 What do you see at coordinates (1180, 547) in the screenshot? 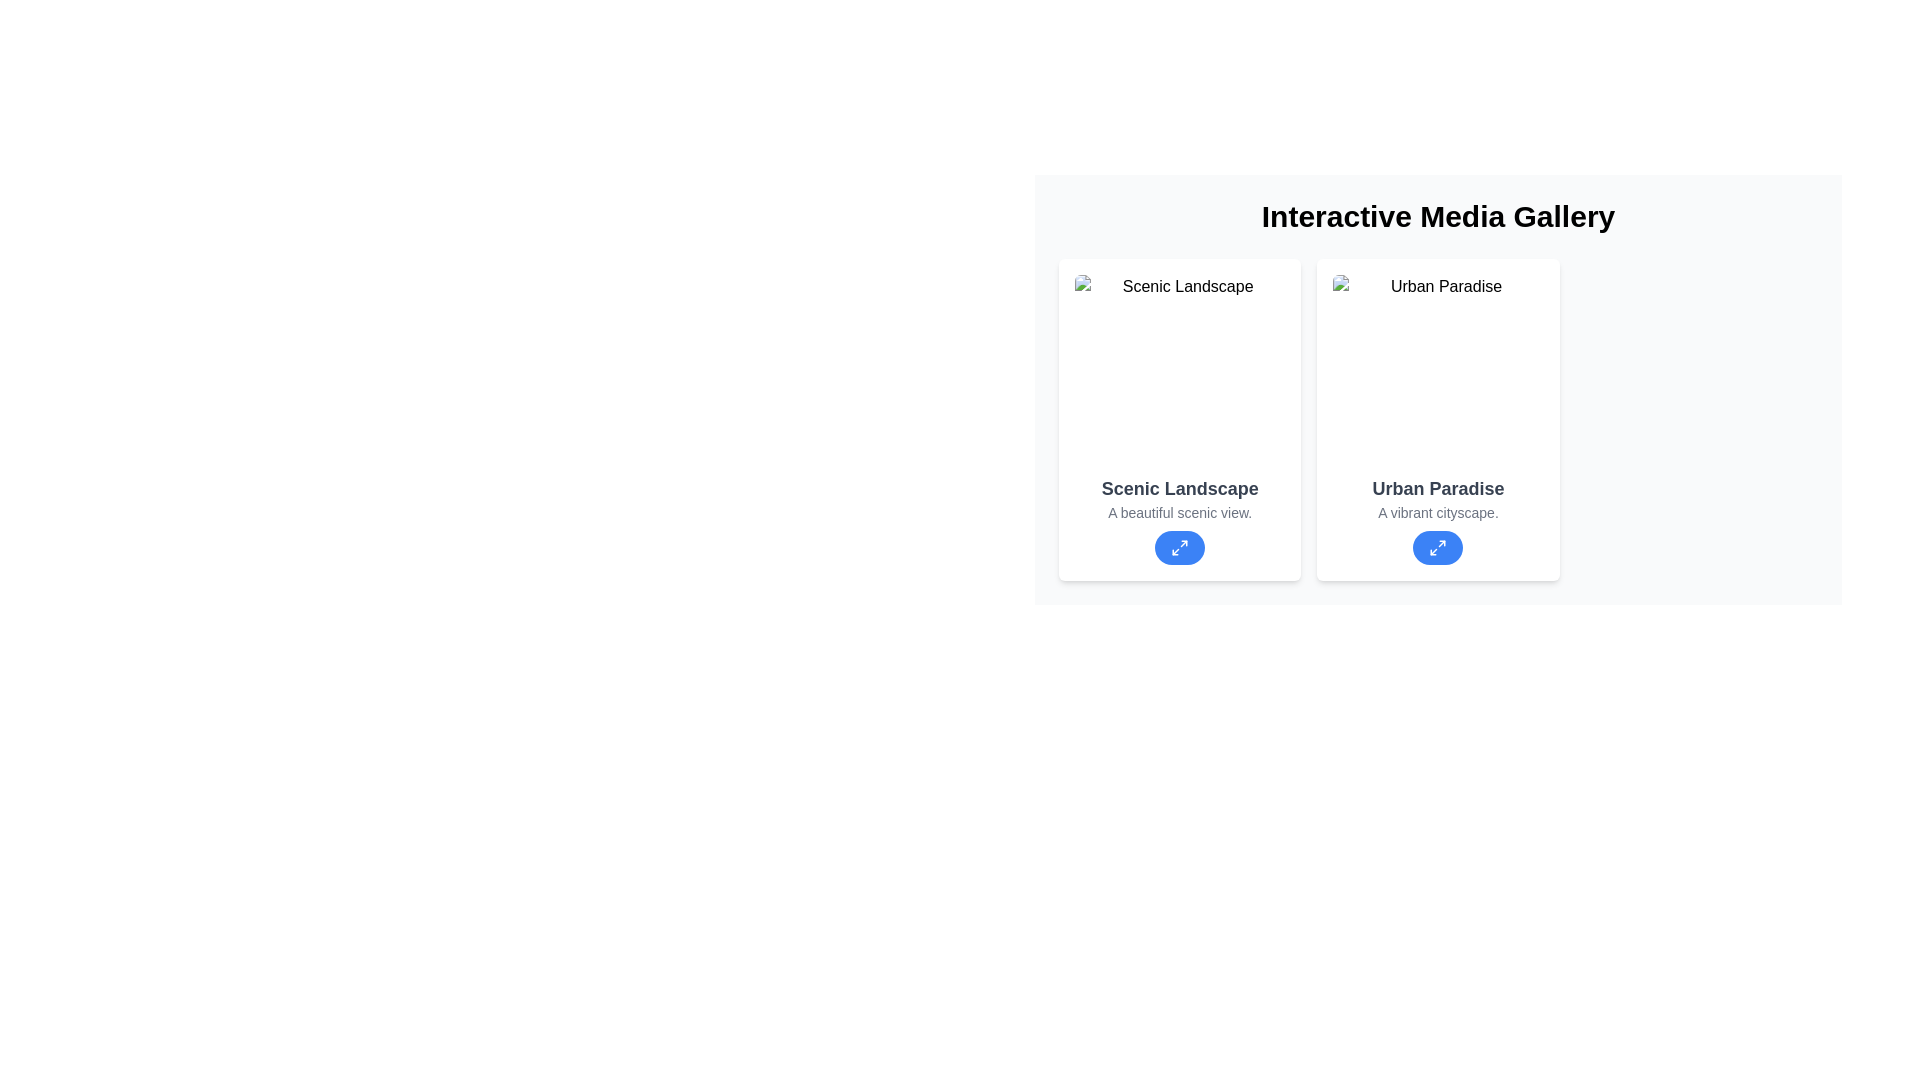
I see `the rounded blue button with a white icon of diagonal arrows pointing outward, located beneath the 'A beautiful scenic view.' text in the 'Scenic Landscape' card to trigger the hover effect` at bounding box center [1180, 547].